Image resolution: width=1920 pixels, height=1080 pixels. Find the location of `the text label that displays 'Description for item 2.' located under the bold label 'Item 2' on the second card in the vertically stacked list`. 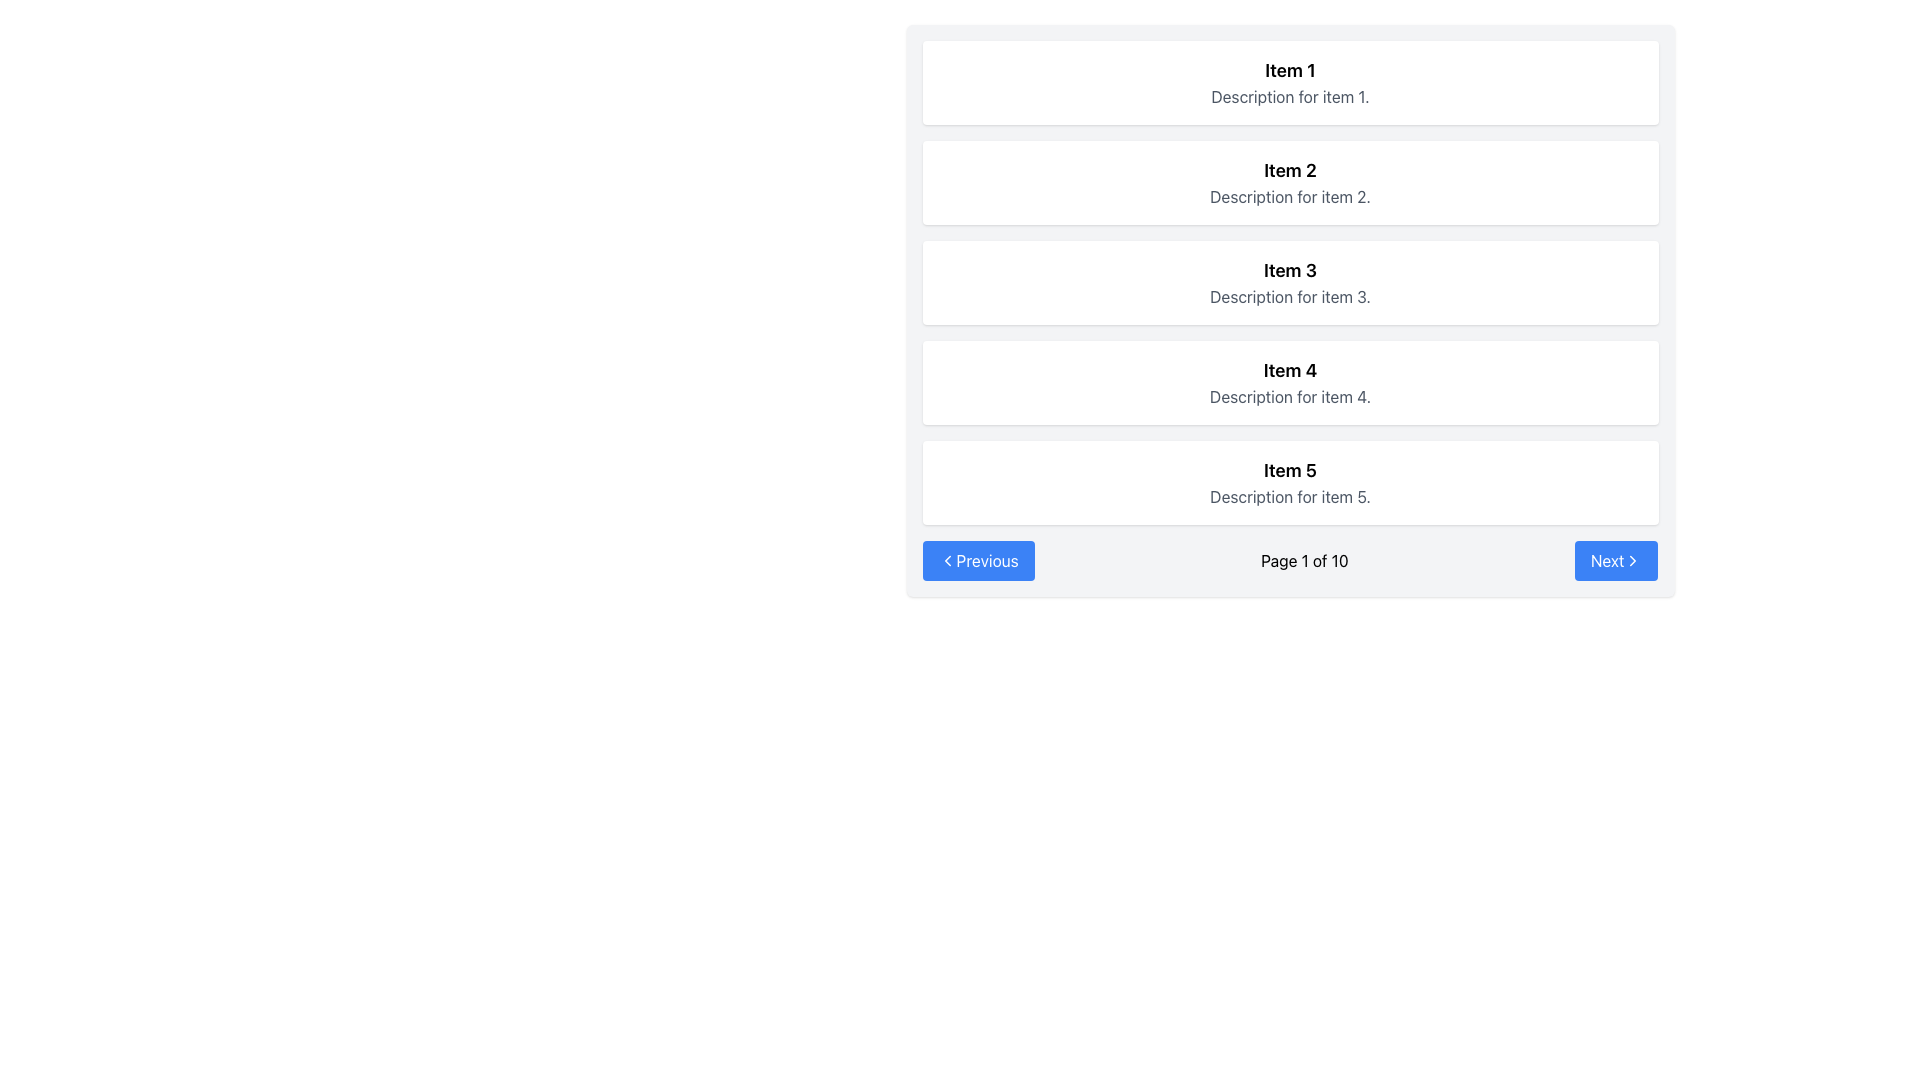

the text label that displays 'Description for item 2.' located under the bold label 'Item 2' on the second card in the vertically stacked list is located at coordinates (1290, 196).